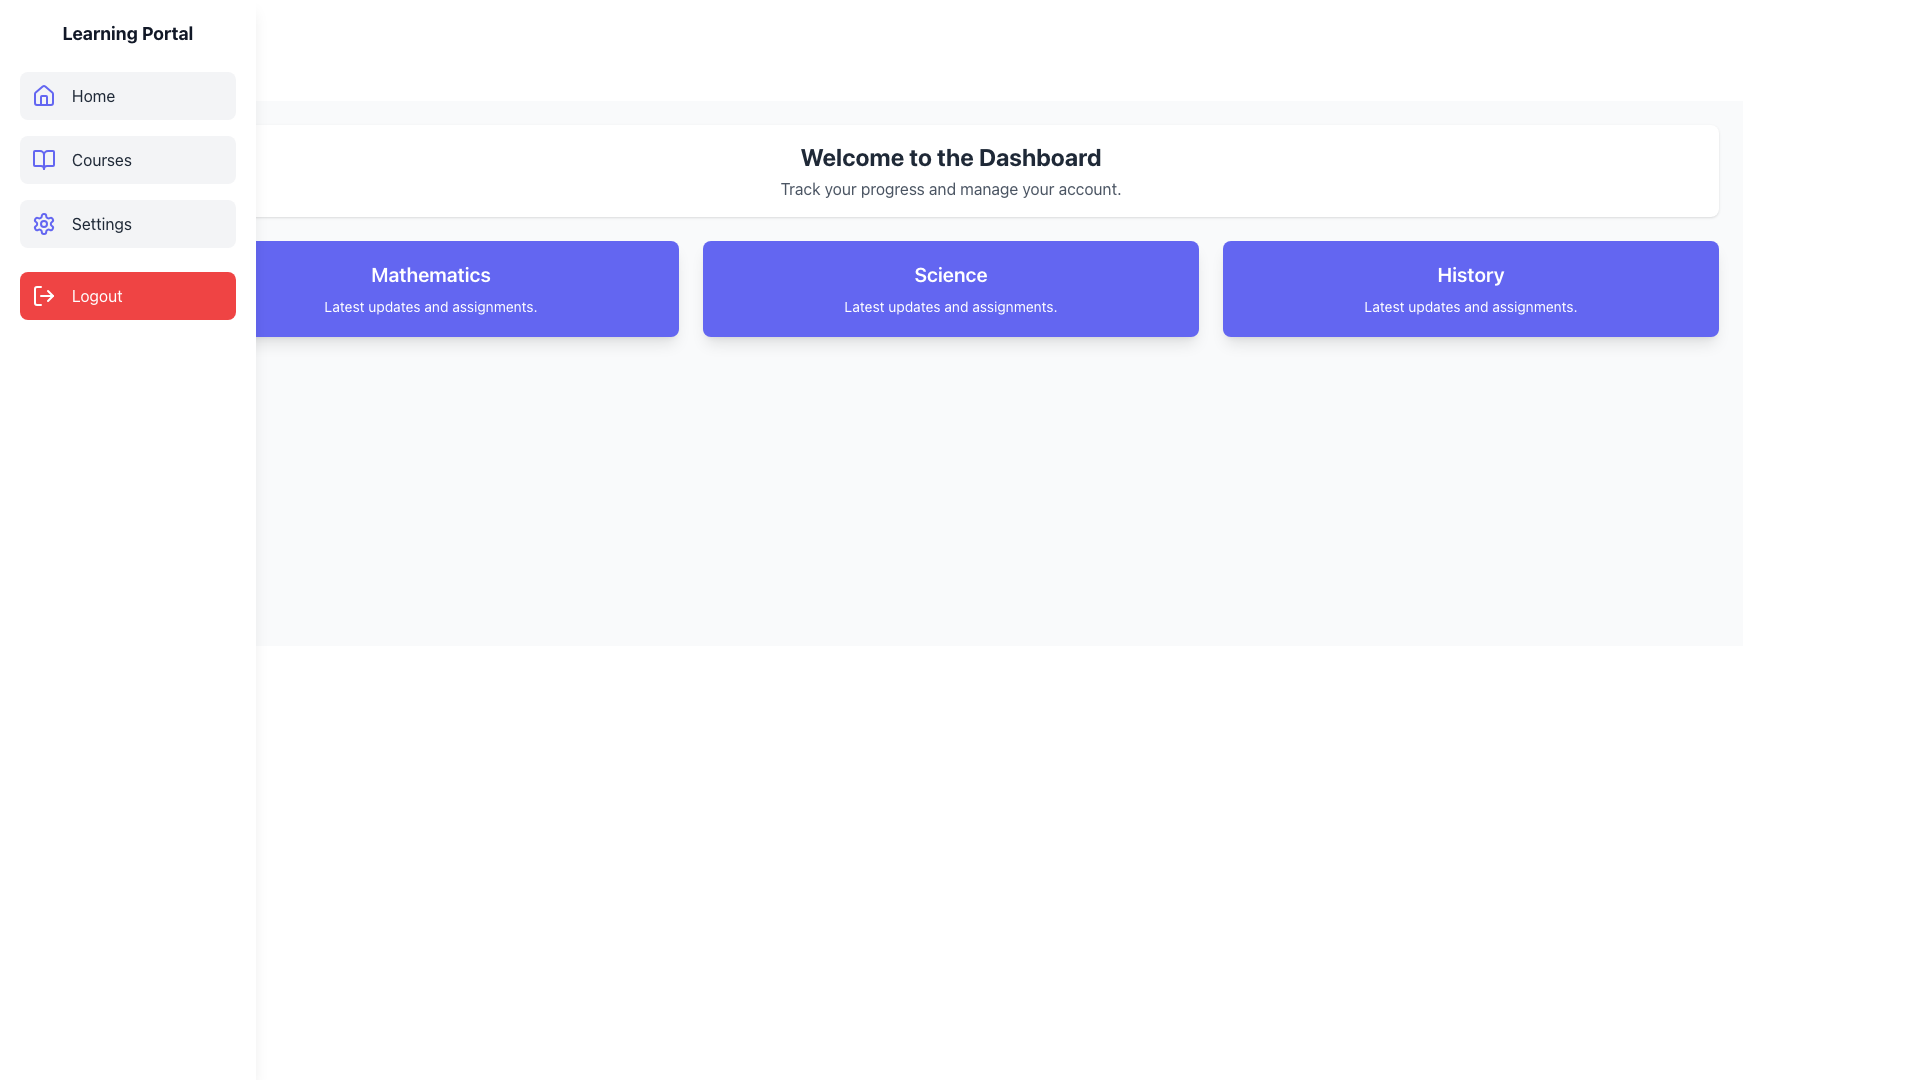  I want to click on the indigo-colored gear icon located in the 'Settings' section of the left-hand navigation panel, so click(43, 223).